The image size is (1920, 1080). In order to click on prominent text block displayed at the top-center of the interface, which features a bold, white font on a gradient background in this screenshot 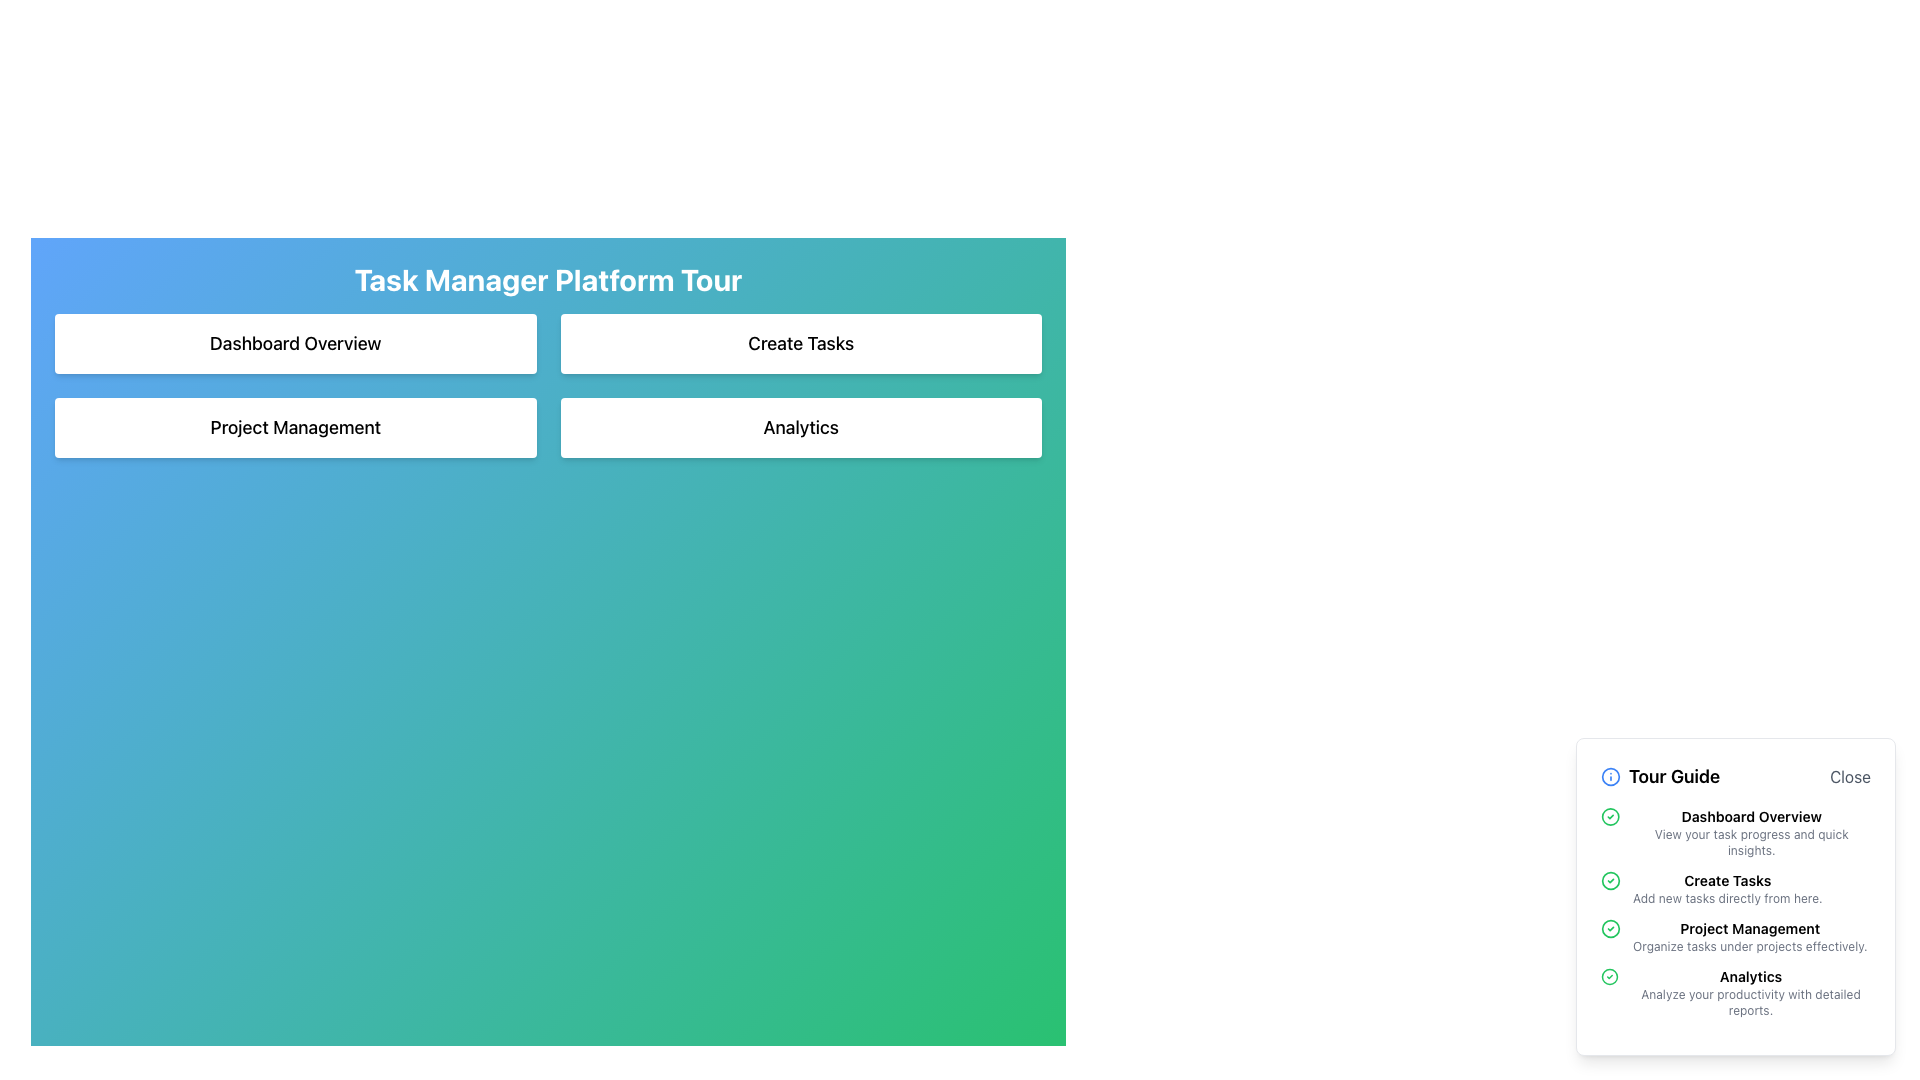, I will do `click(548, 280)`.